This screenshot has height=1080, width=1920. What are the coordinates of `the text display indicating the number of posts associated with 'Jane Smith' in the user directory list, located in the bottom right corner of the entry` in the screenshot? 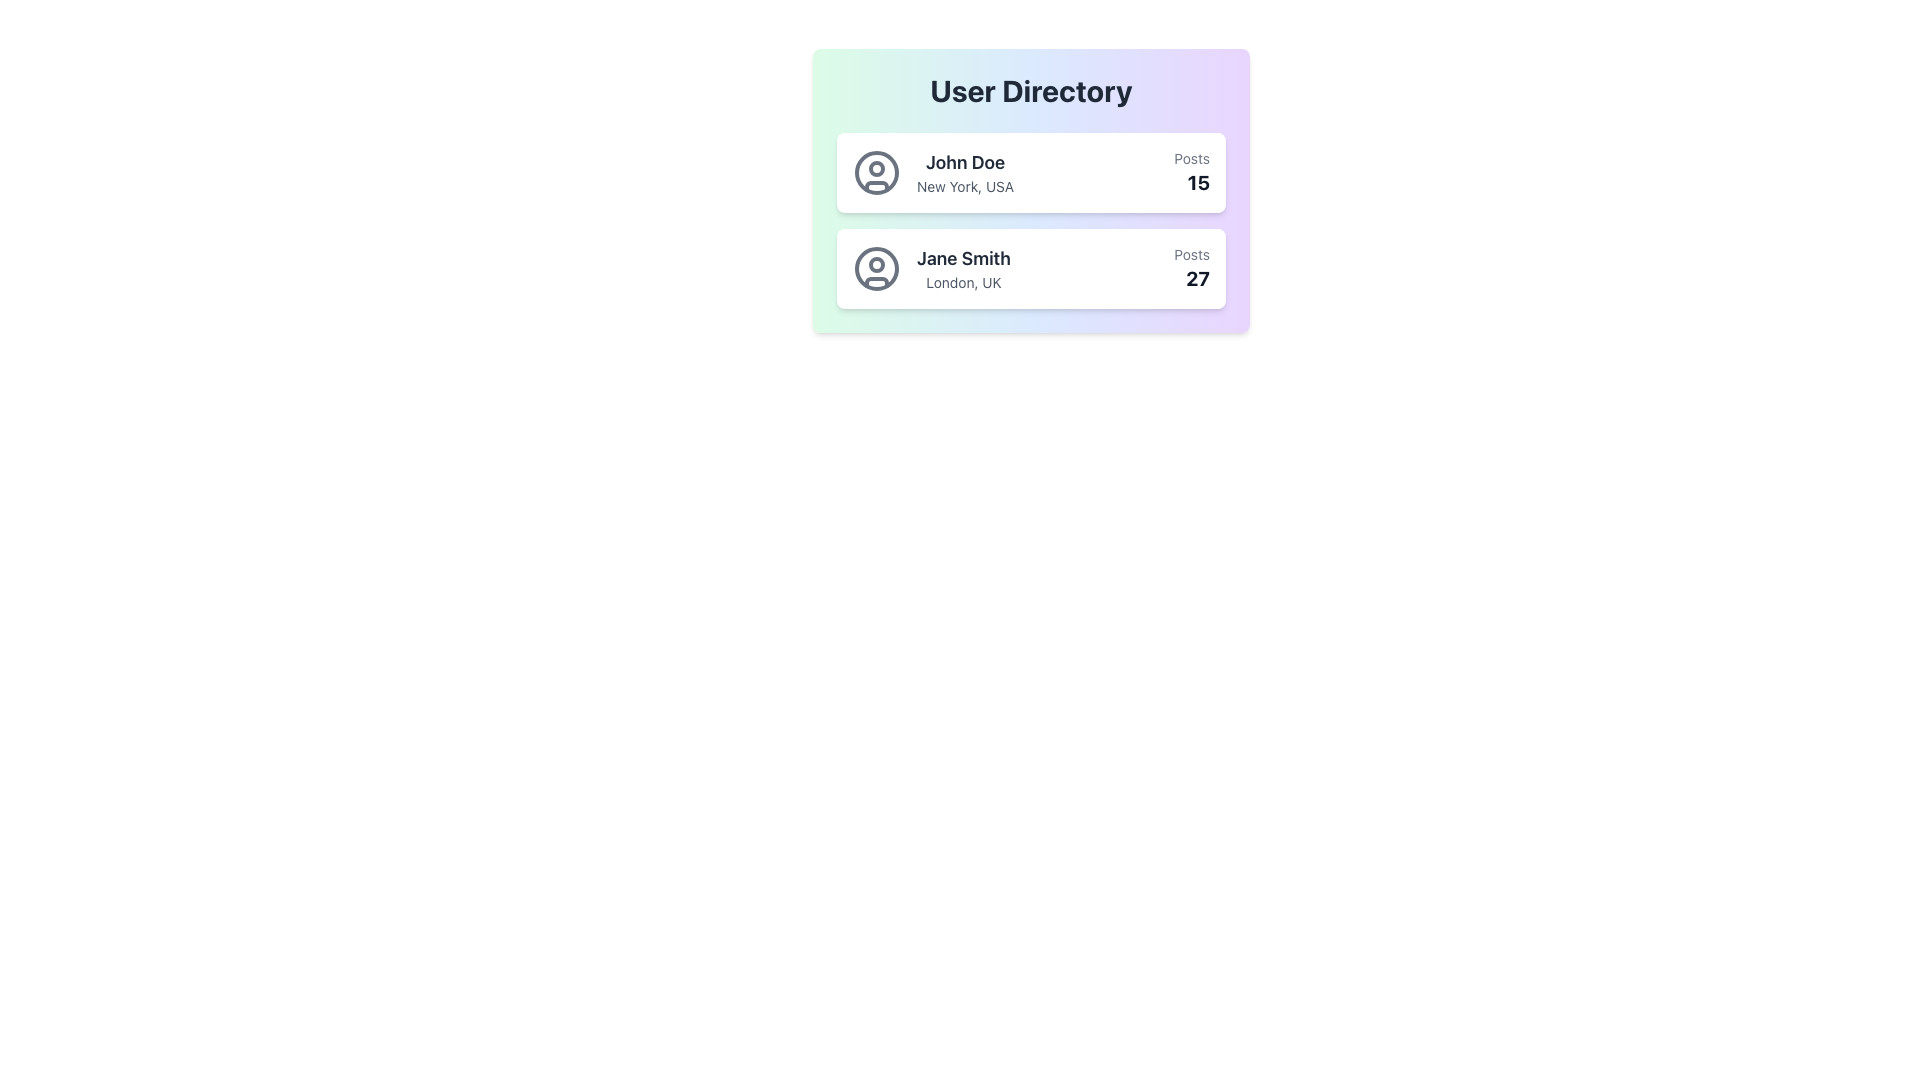 It's located at (1192, 268).